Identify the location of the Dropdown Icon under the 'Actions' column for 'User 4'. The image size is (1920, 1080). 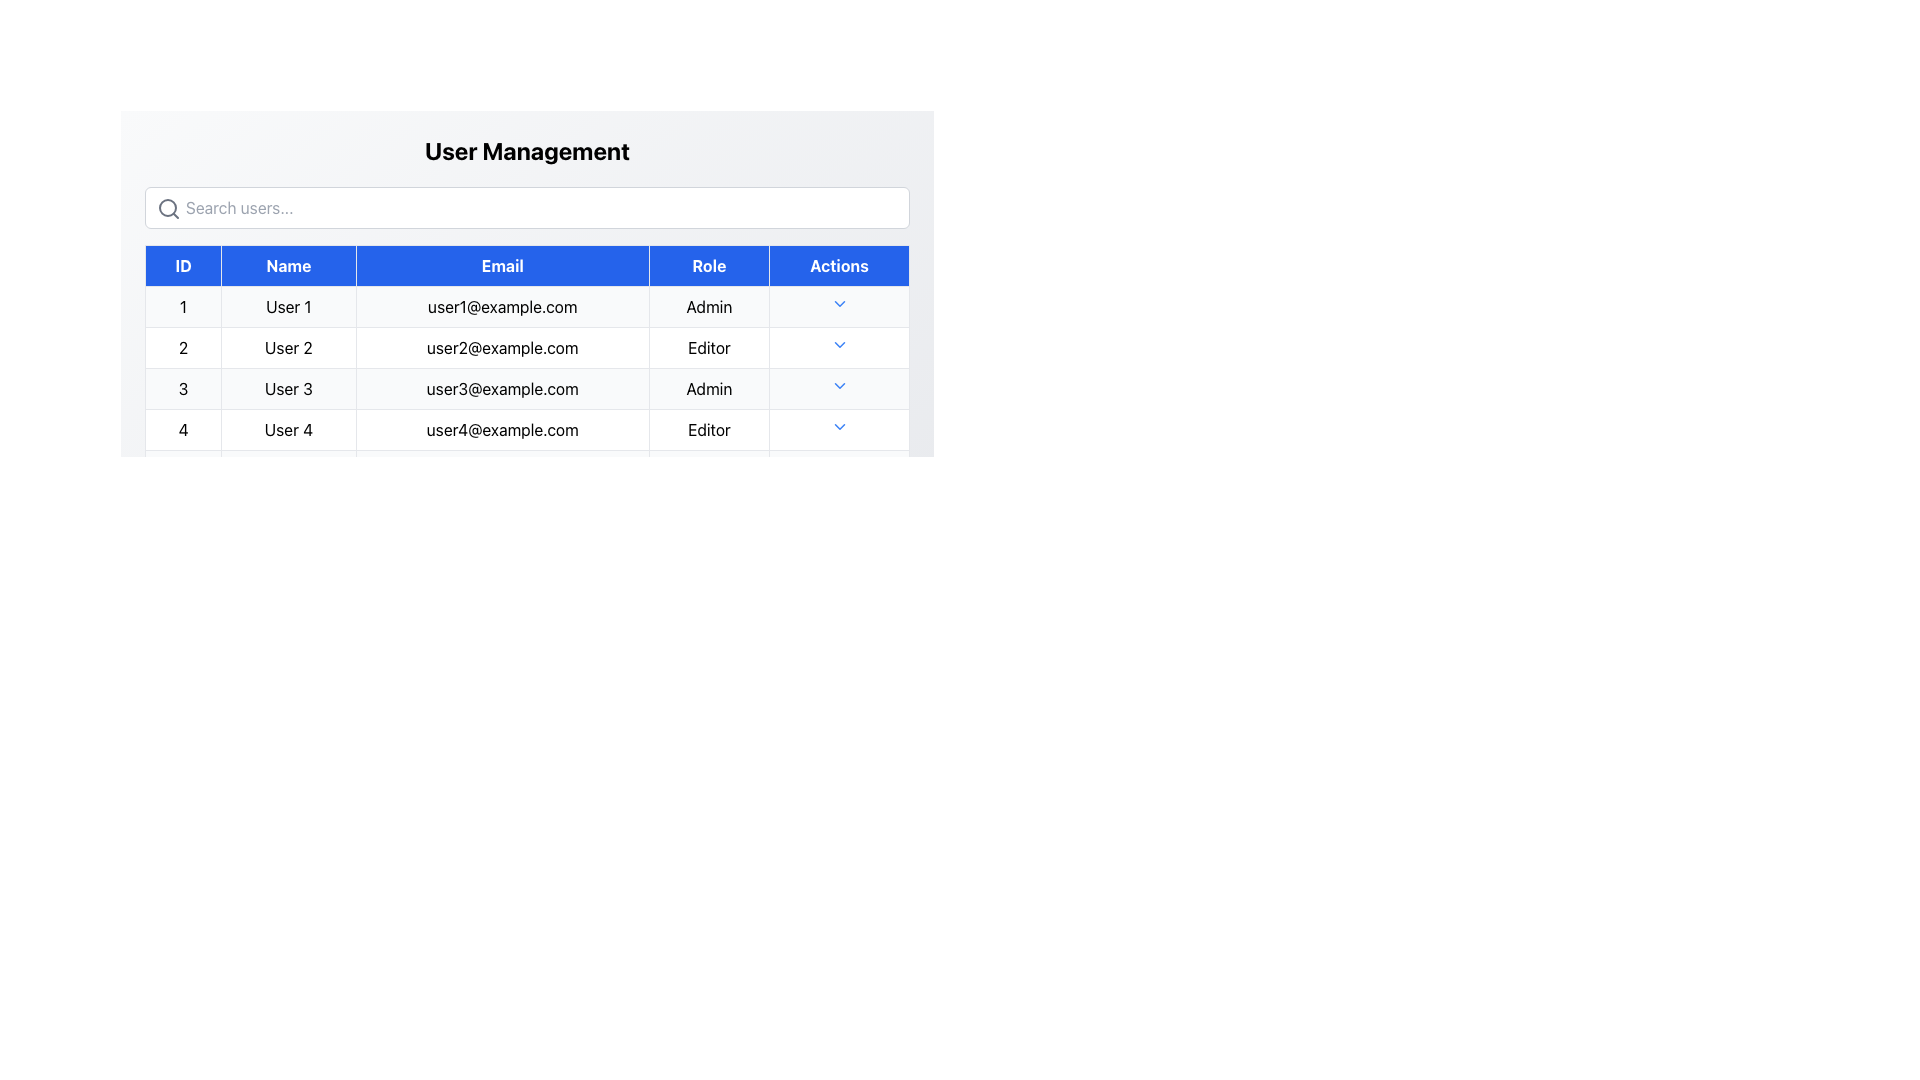
(839, 428).